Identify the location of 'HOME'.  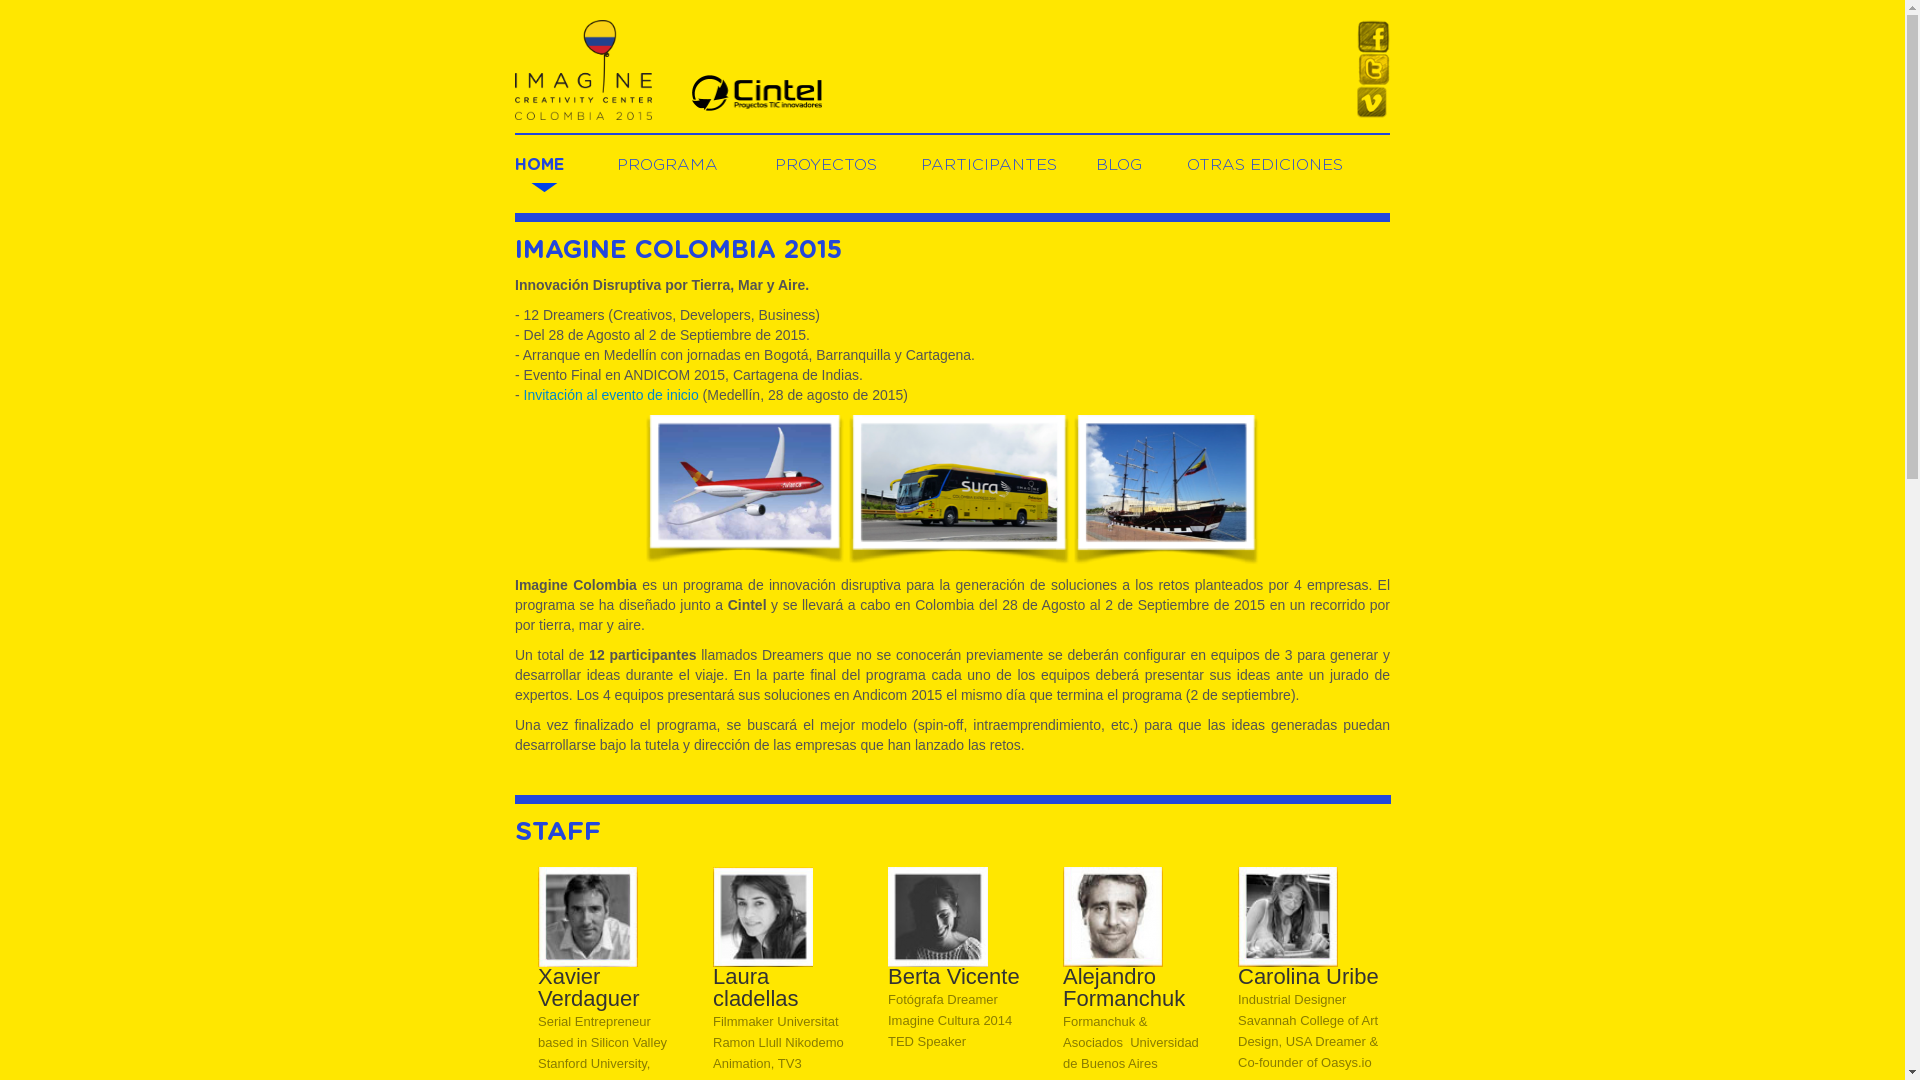
(514, 164).